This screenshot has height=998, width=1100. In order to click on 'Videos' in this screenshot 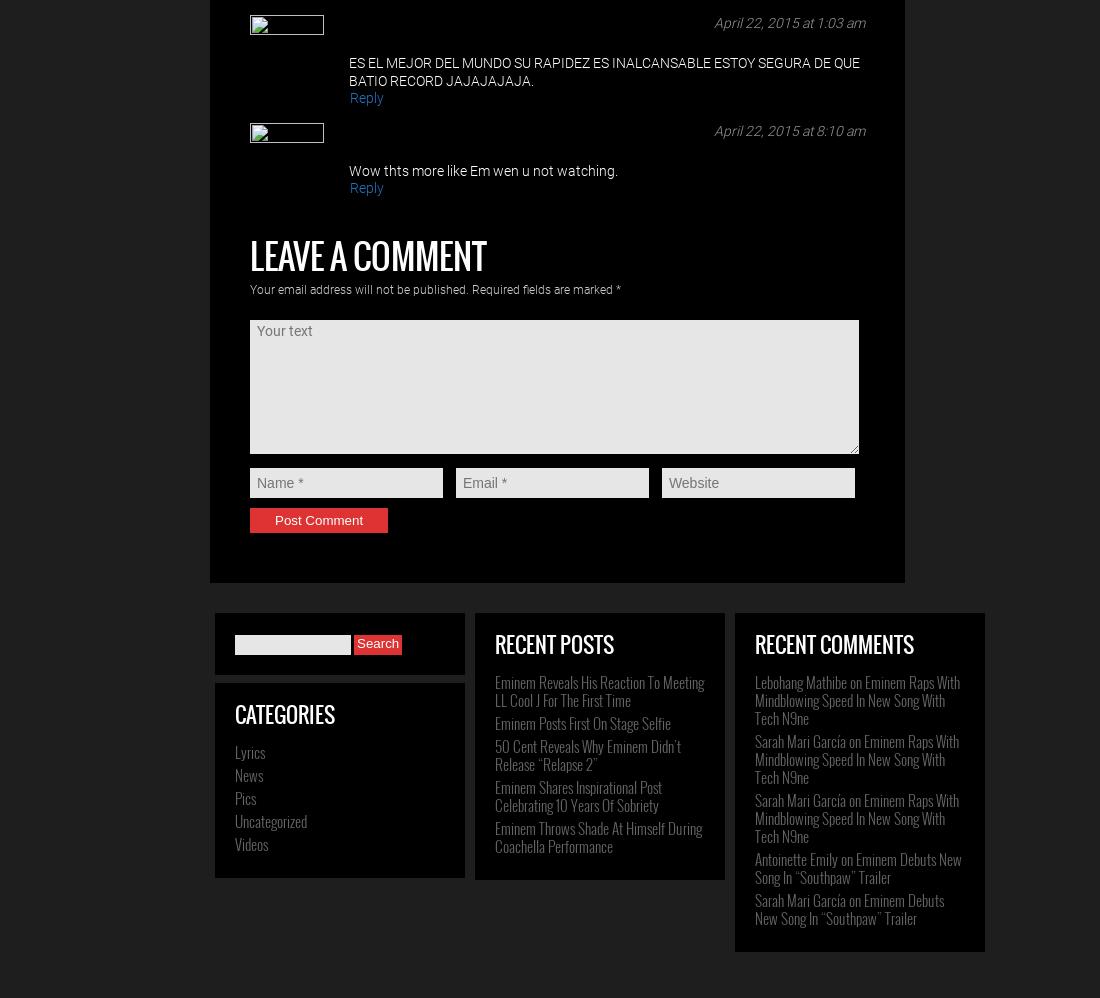, I will do `click(251, 844)`.